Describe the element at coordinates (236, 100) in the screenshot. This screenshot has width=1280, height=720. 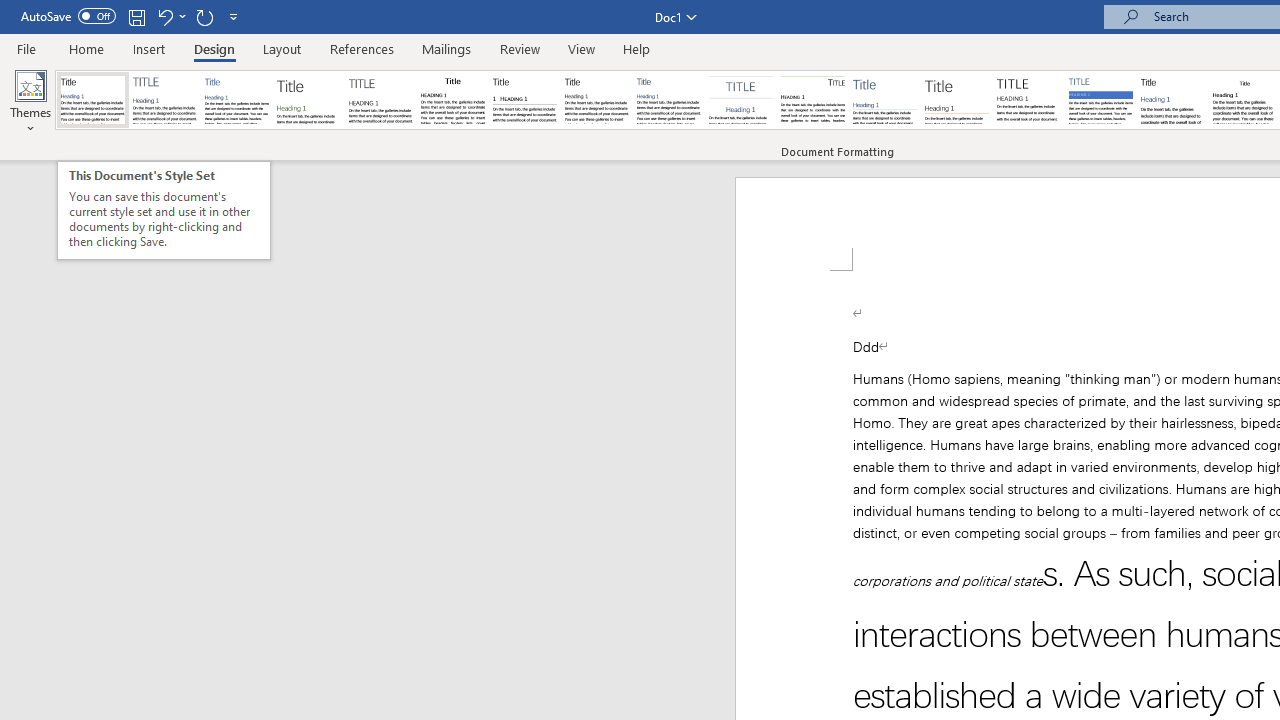
I see `'Basic (Simple)'` at that location.